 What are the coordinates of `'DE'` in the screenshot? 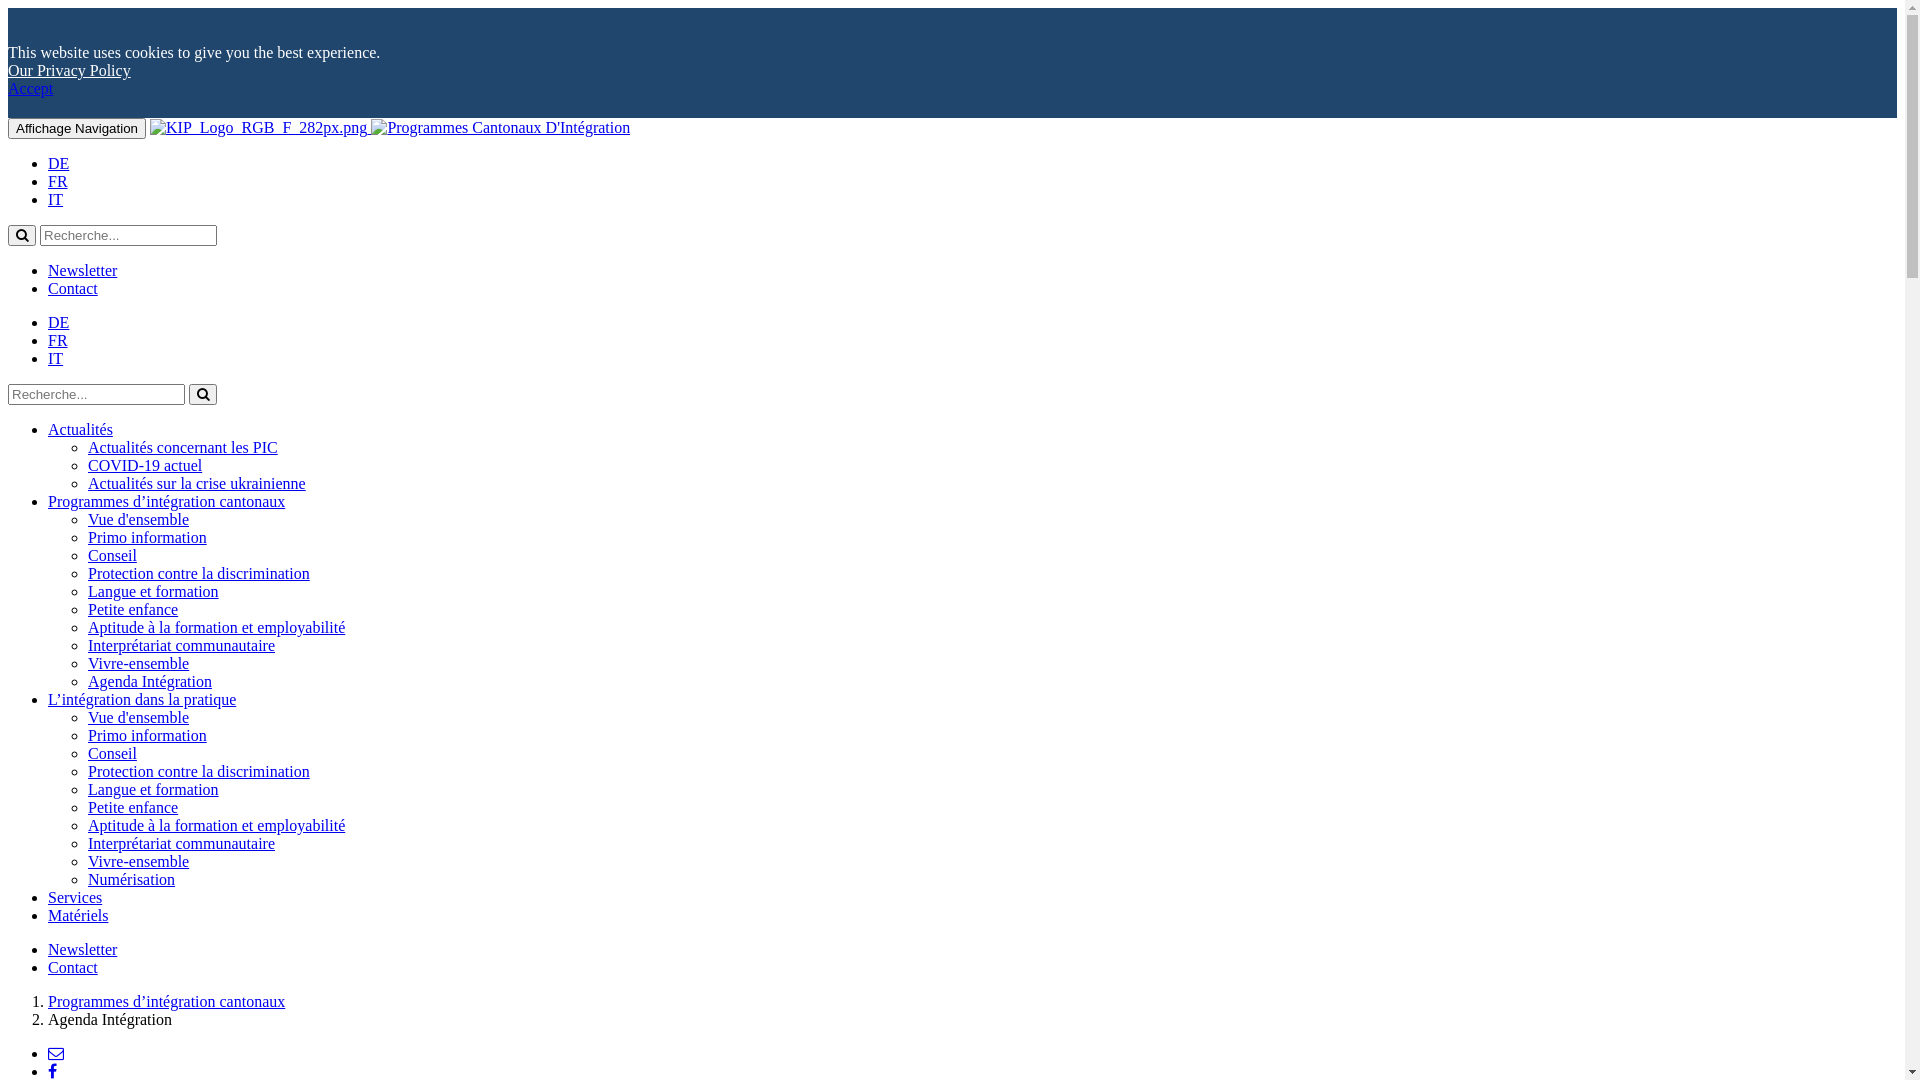 It's located at (48, 162).